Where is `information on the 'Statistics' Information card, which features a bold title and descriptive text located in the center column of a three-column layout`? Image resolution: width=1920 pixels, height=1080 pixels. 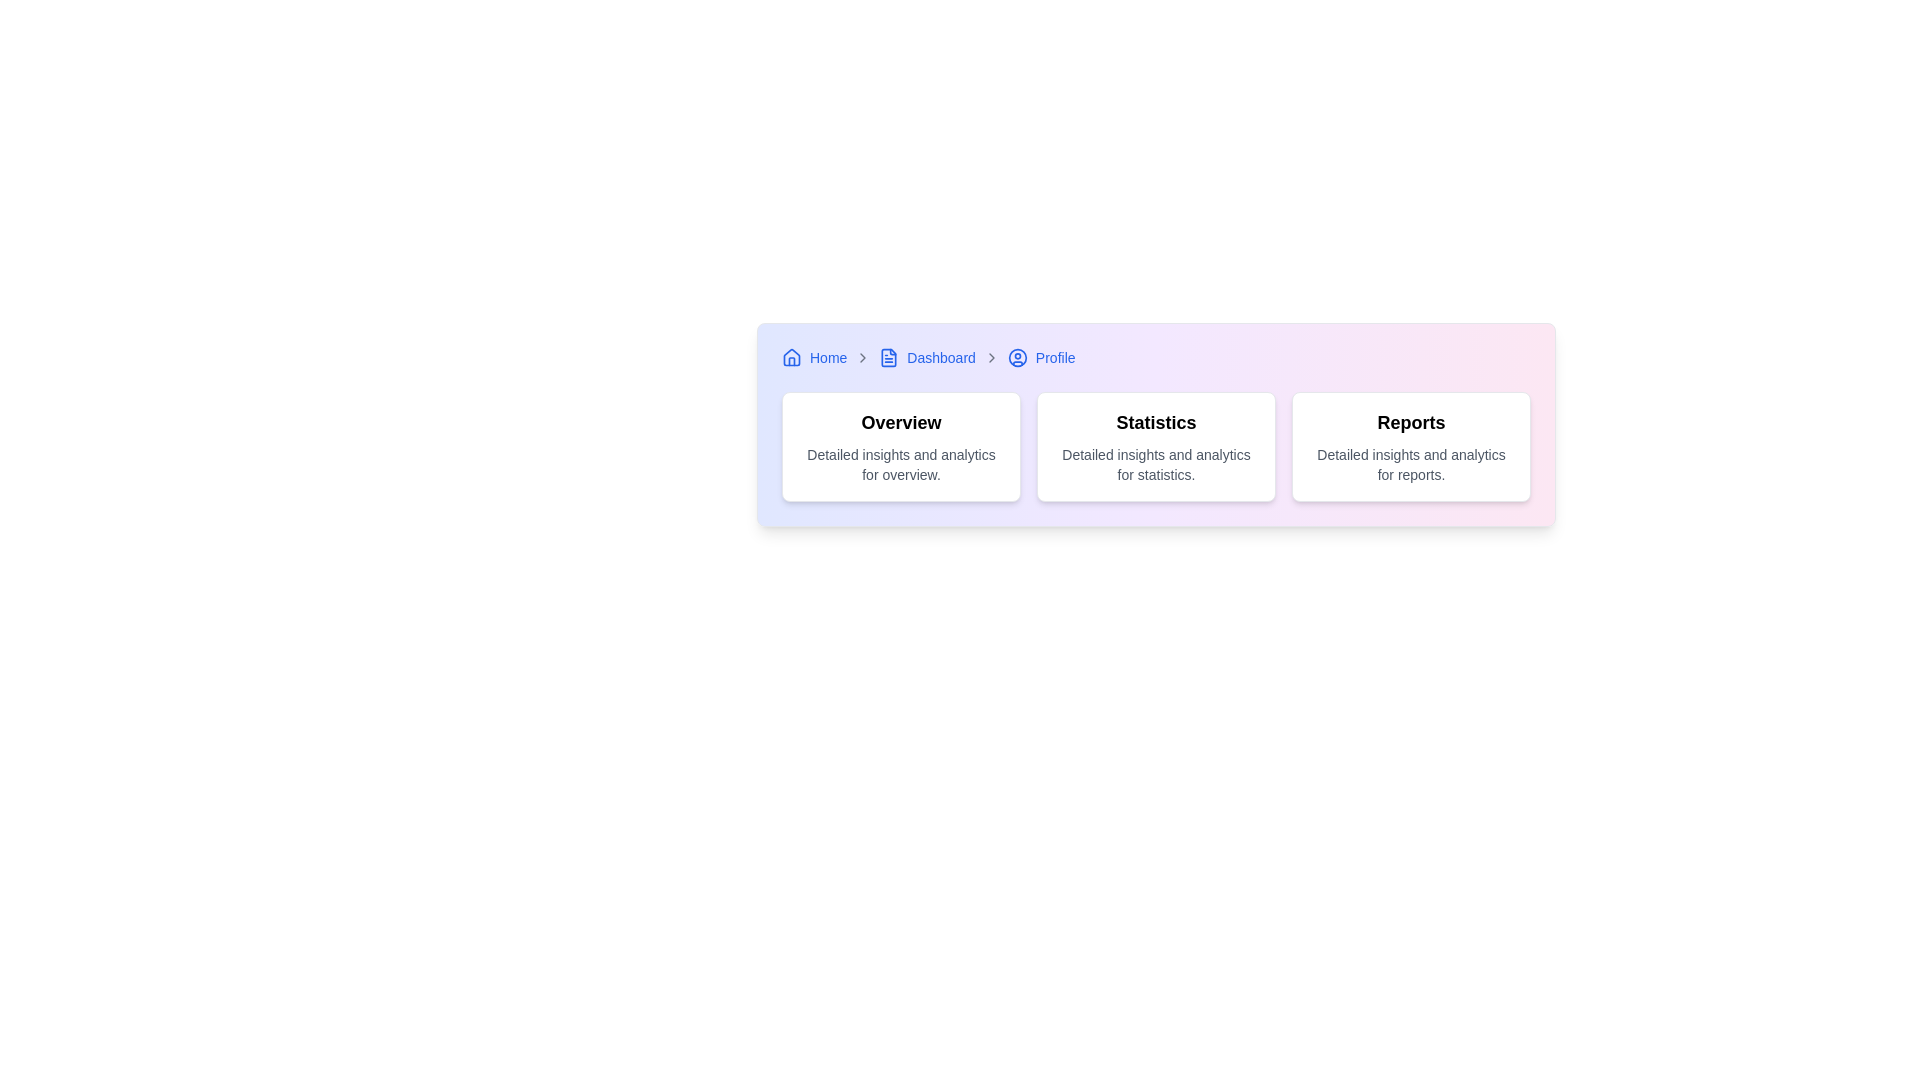
information on the 'Statistics' Information card, which features a bold title and descriptive text located in the center column of a three-column layout is located at coordinates (1156, 446).